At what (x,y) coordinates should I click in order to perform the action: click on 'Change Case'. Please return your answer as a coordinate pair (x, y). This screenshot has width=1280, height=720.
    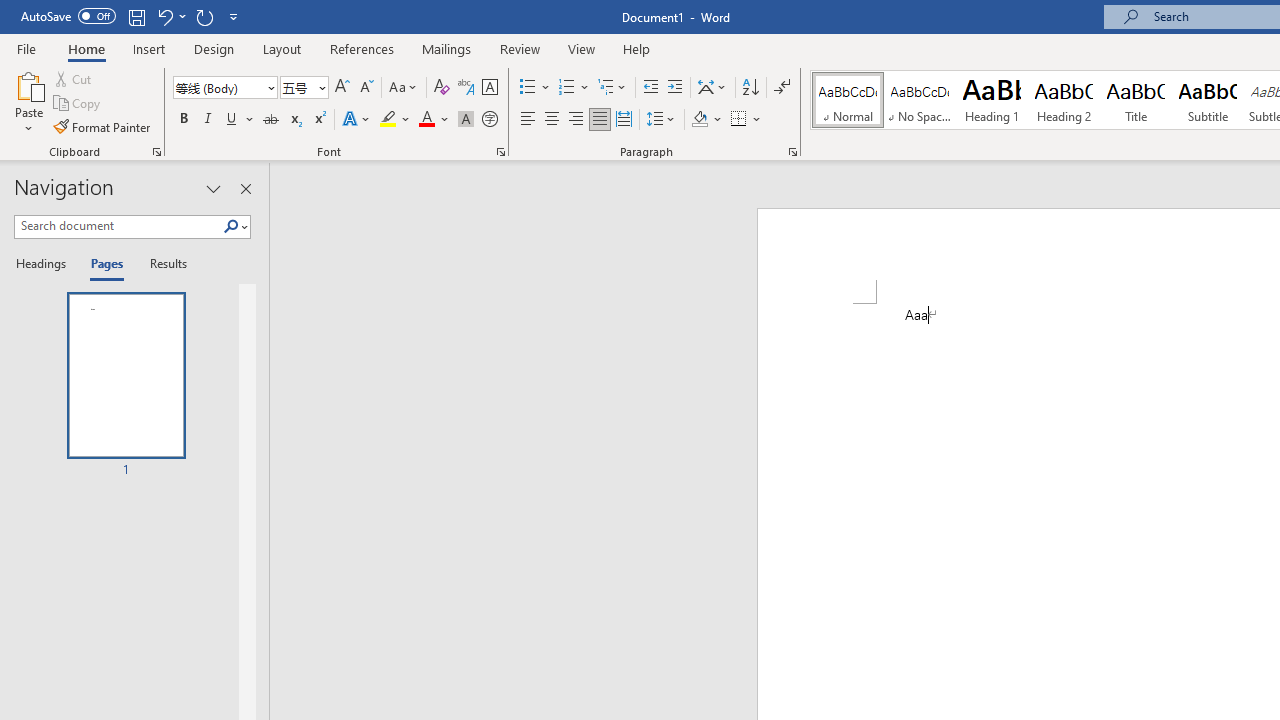
    Looking at the image, I should click on (403, 86).